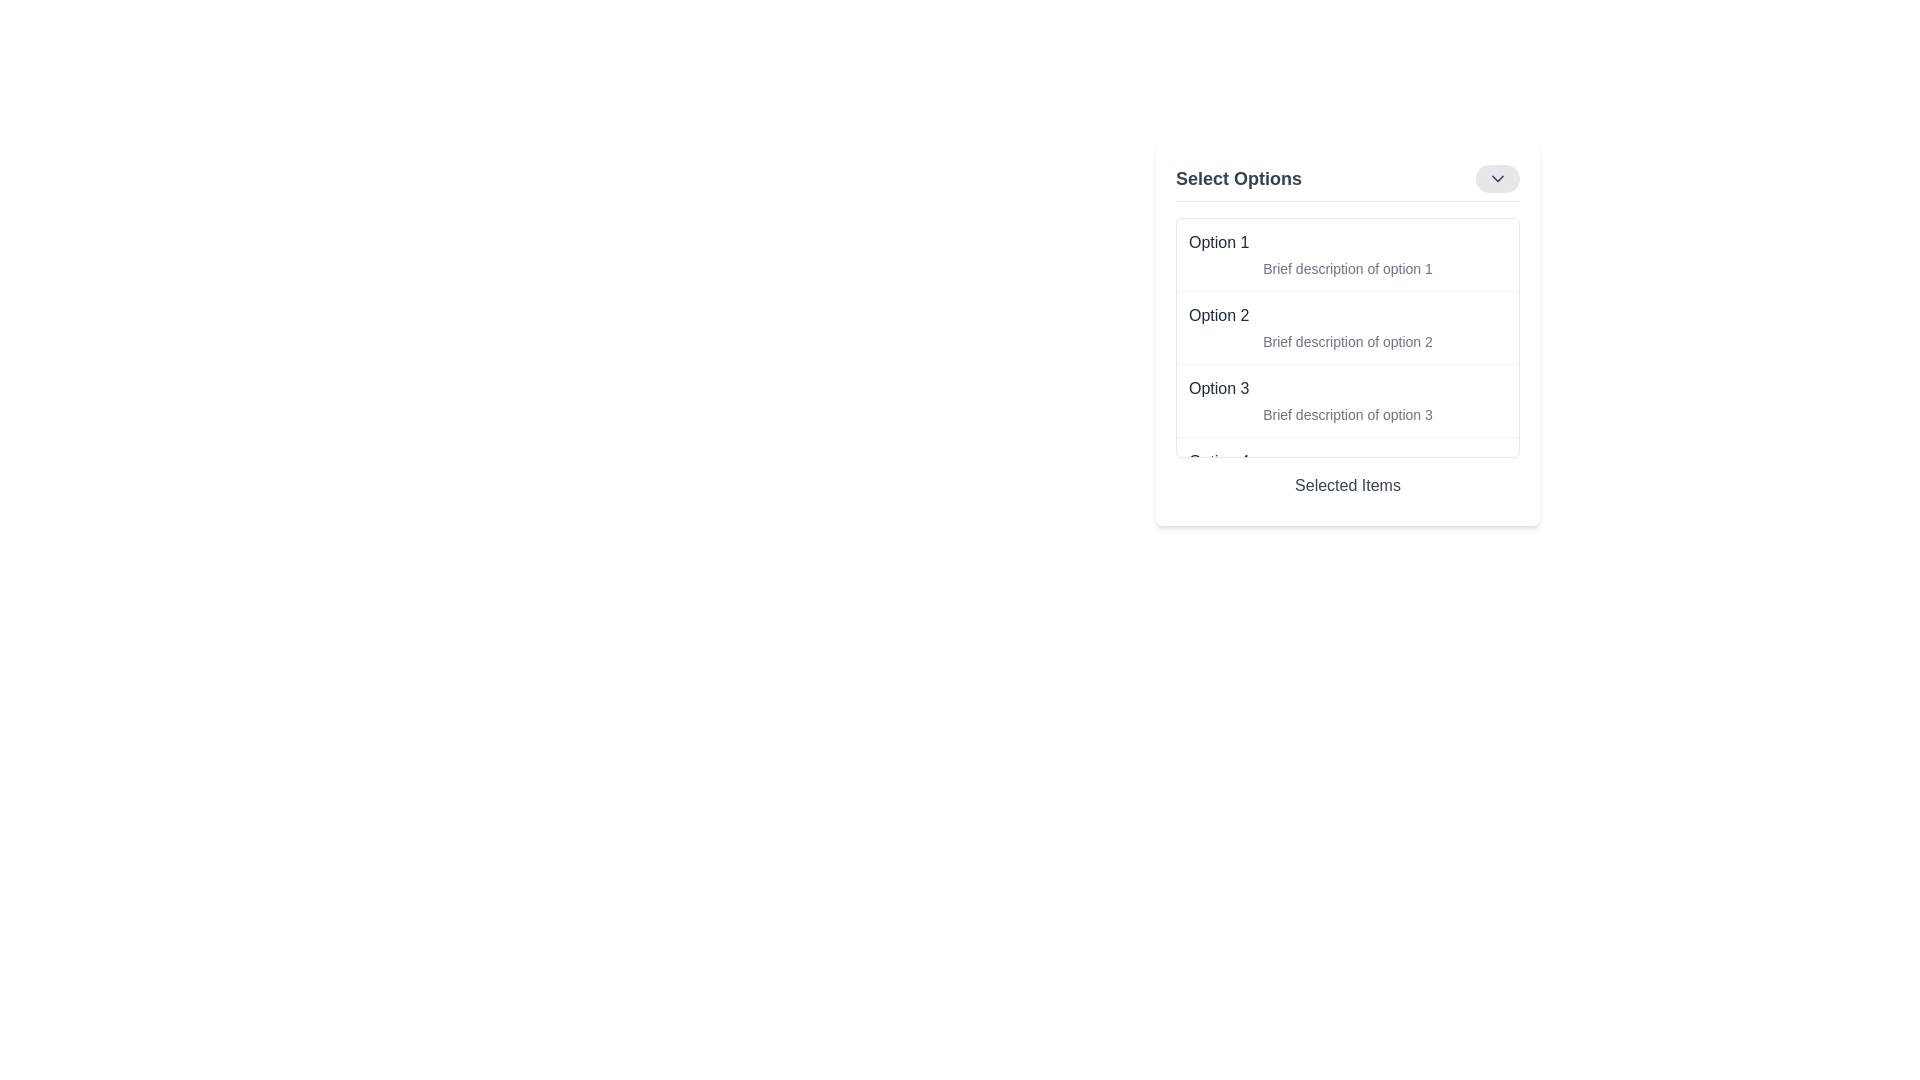 The height and width of the screenshot is (1080, 1920). Describe the element at coordinates (1348, 253) in the screenshot. I see `the first list item labeled 'Option 1' with a supporting description 'Brief description of option 1'` at that location.